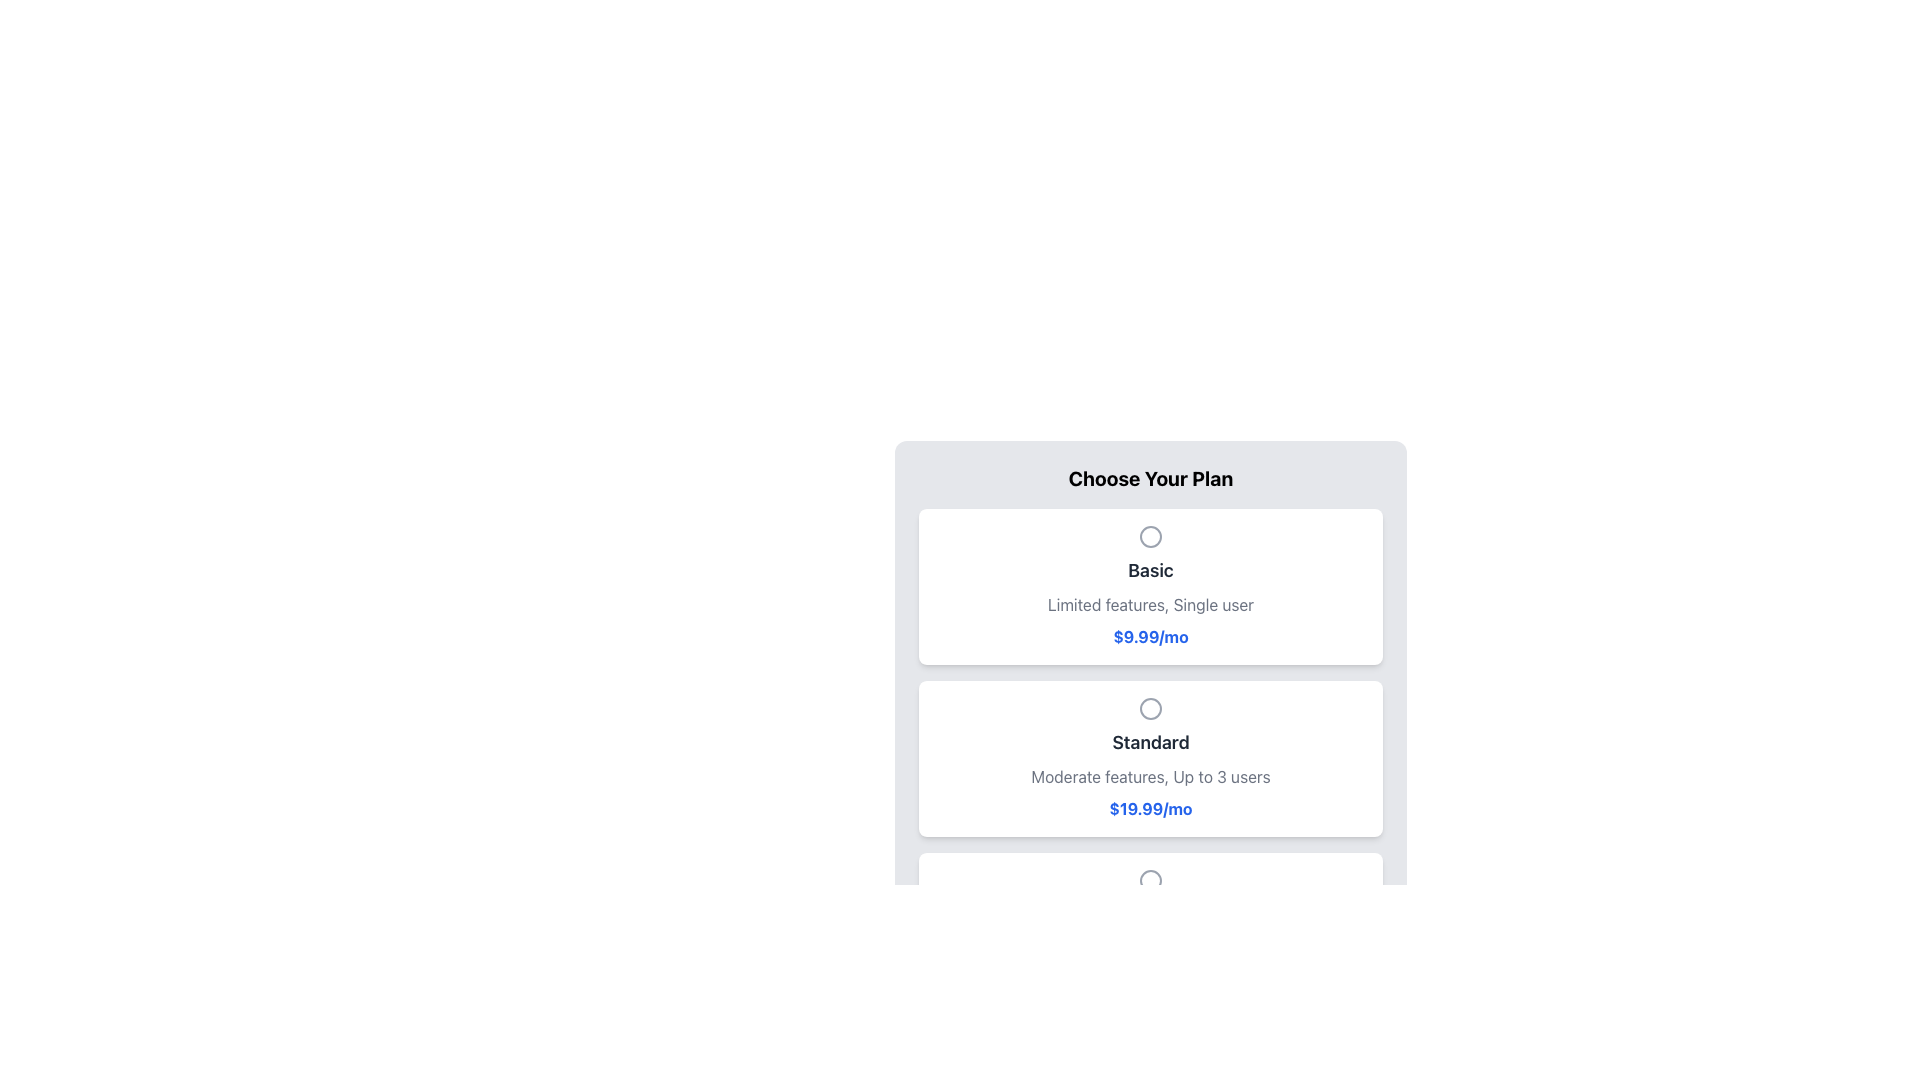 The height and width of the screenshot is (1080, 1920). I want to click on the Text Label displaying 'Moderate features, Up to 3 users' located in the second plan selection card labeled 'Standard', beneath the title 'Standard' and above the price '$19.99/mo', so click(1151, 775).